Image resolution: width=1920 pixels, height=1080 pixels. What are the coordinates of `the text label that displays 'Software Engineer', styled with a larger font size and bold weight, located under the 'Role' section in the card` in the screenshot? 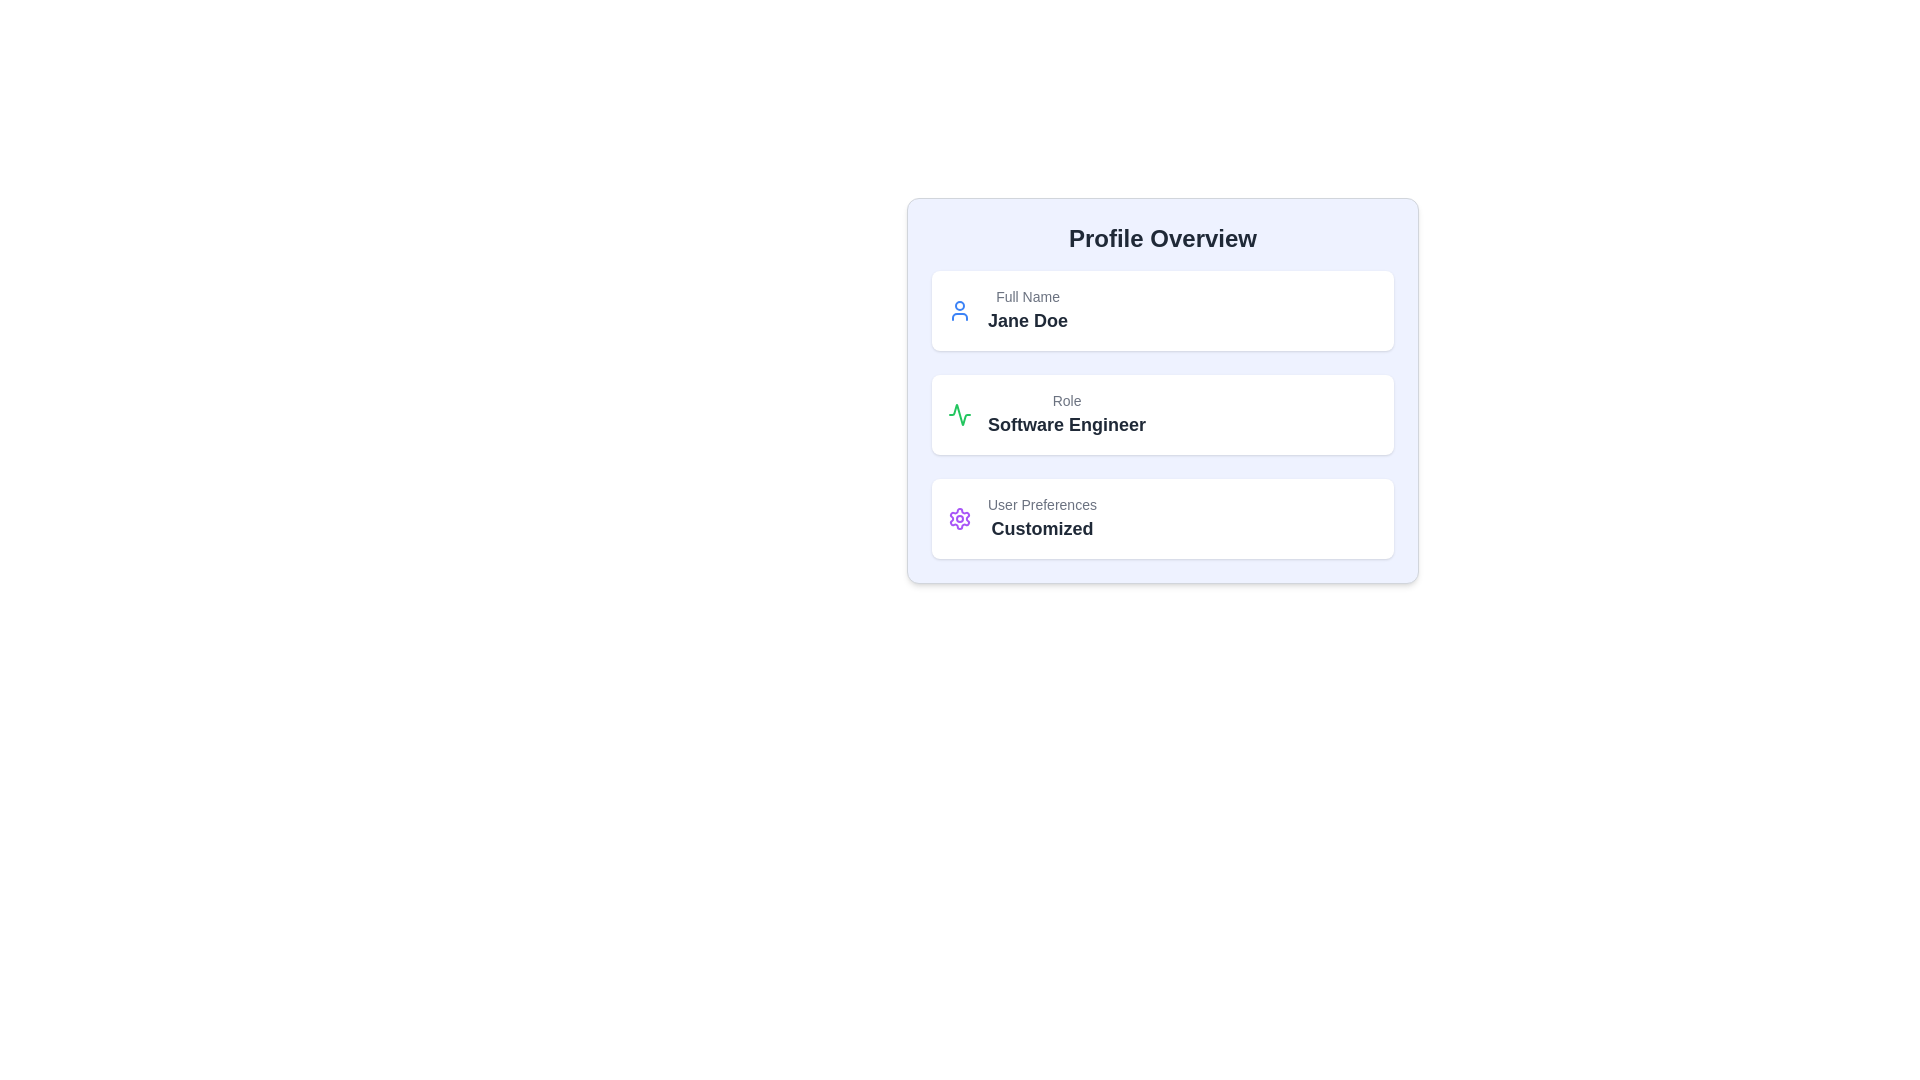 It's located at (1065, 423).